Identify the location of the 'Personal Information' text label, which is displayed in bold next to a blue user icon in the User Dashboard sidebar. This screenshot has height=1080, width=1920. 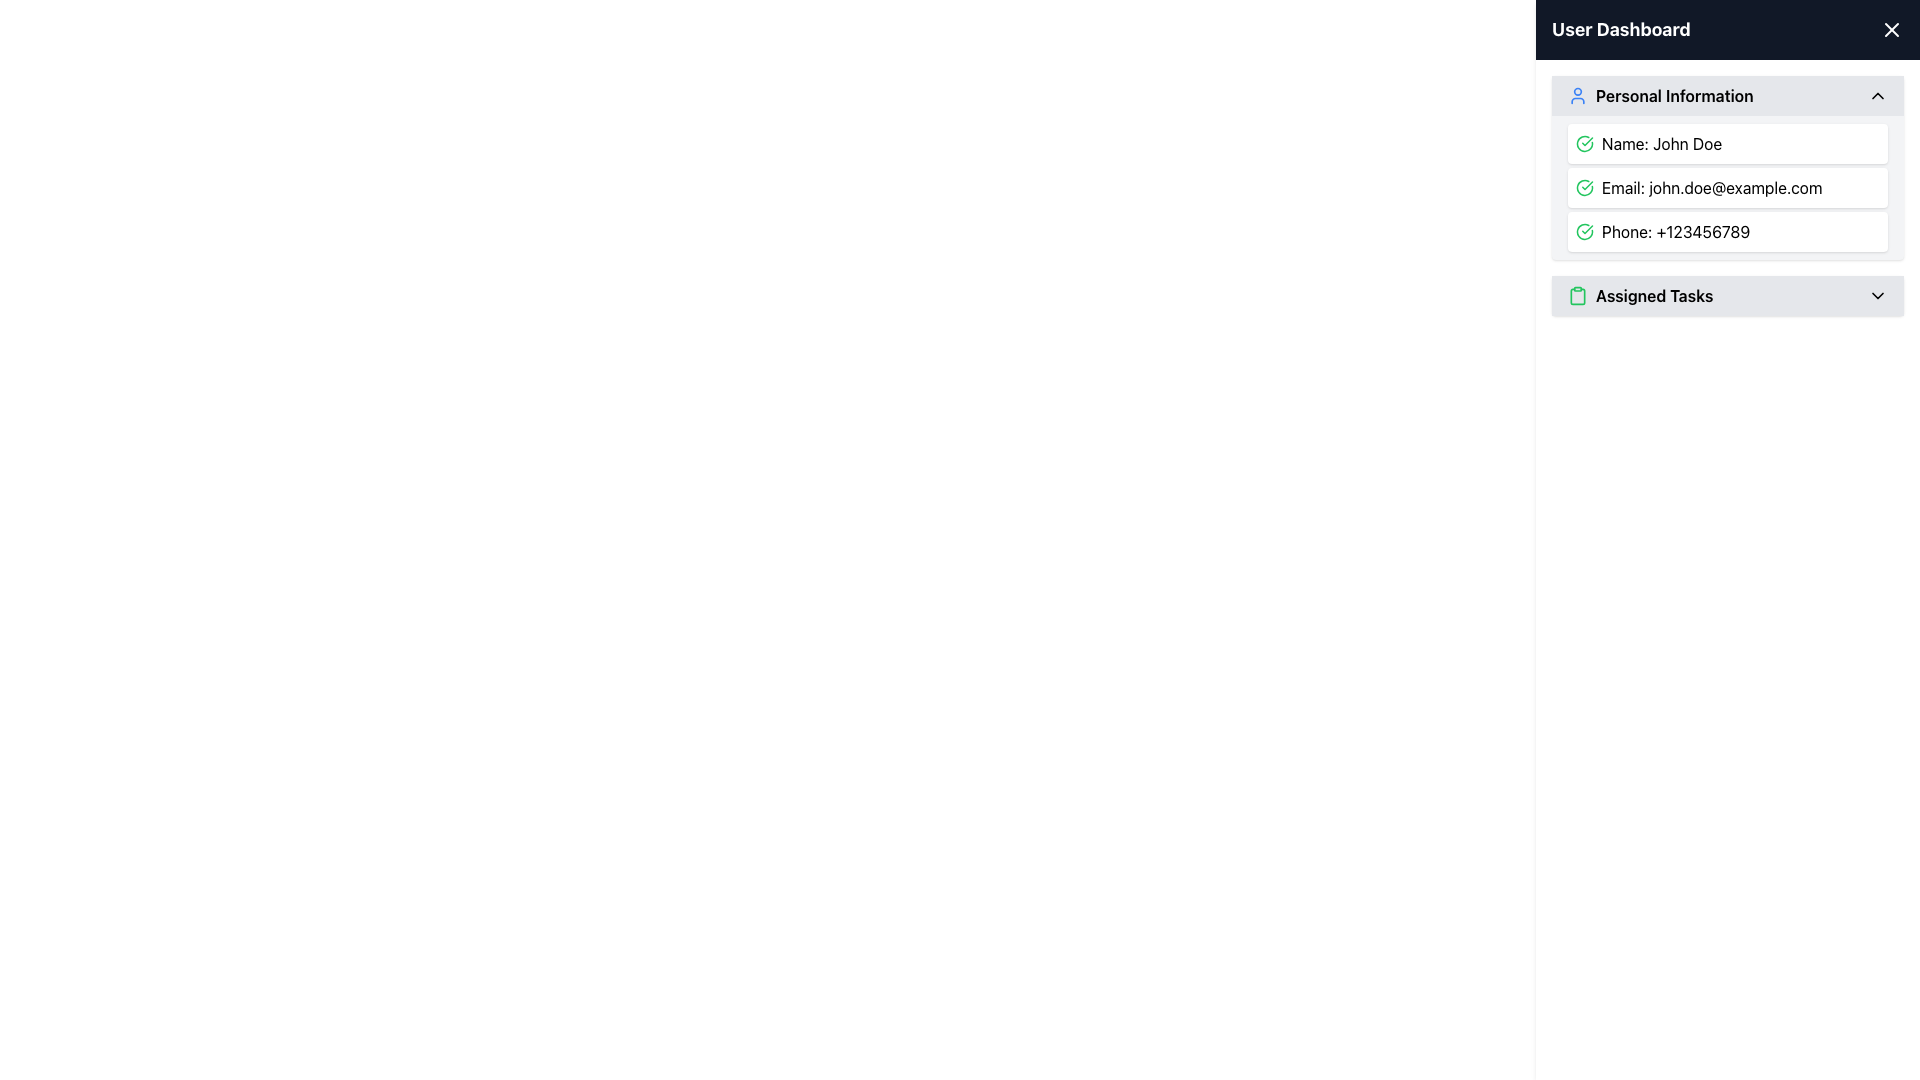
(1674, 96).